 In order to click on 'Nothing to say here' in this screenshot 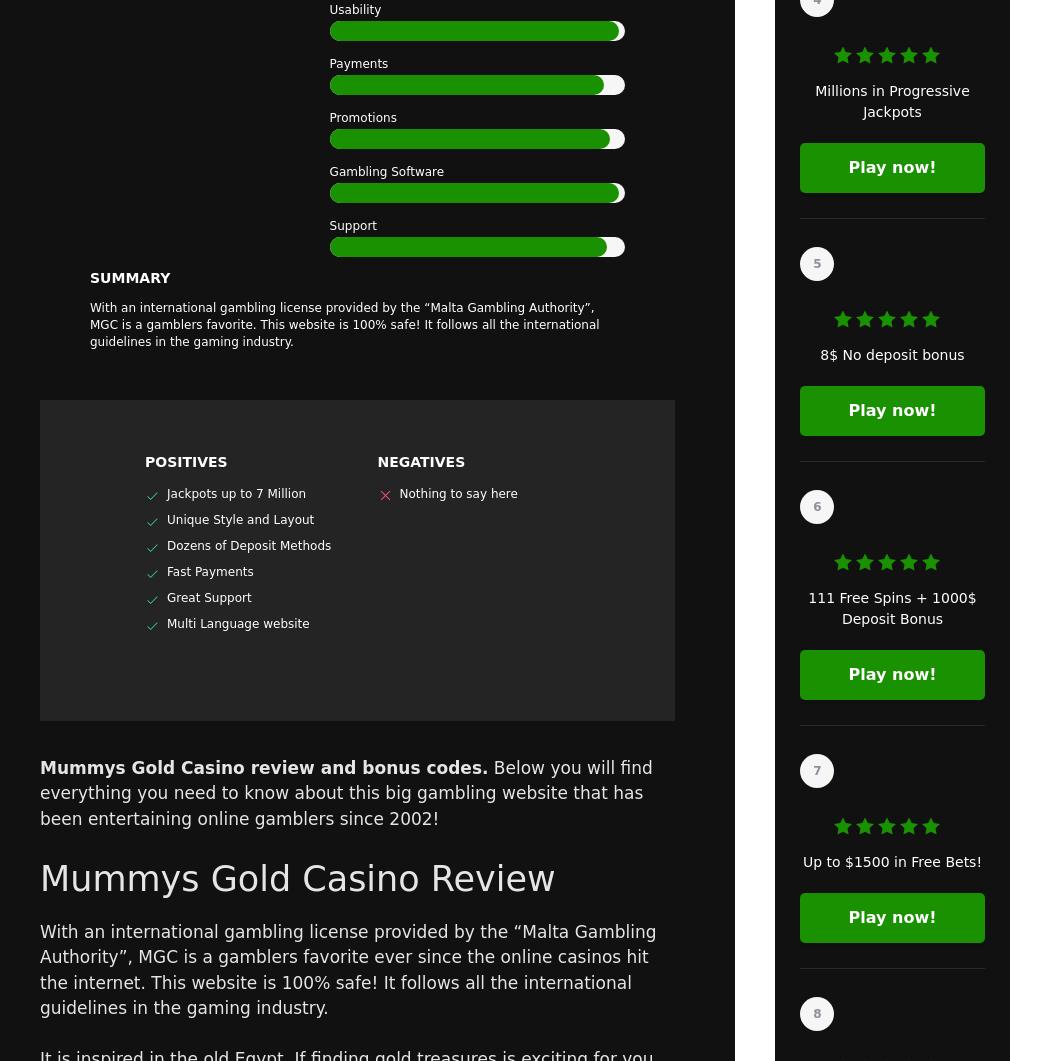, I will do `click(458, 493)`.